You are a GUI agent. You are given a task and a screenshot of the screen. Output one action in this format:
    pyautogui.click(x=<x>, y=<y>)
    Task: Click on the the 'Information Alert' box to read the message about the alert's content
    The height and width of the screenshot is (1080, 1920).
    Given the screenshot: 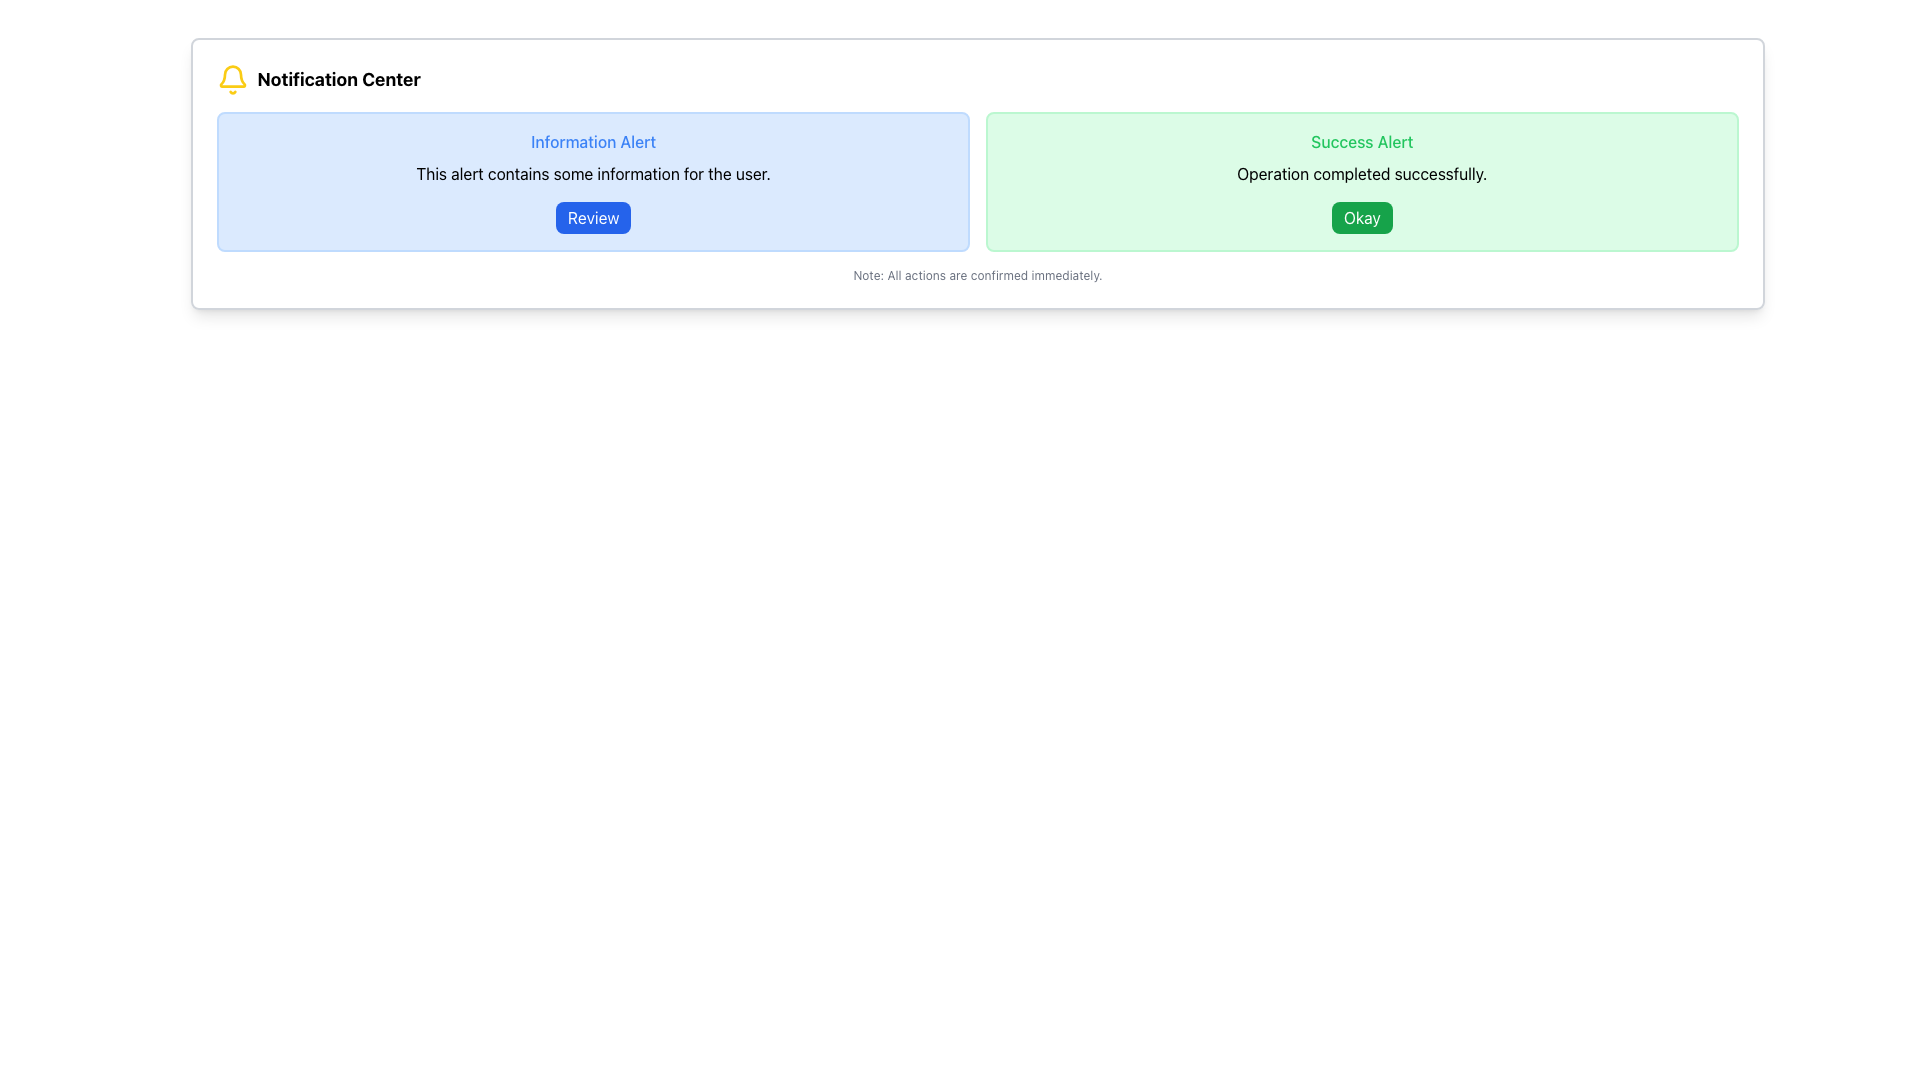 What is the action you would take?
    pyautogui.click(x=592, y=181)
    